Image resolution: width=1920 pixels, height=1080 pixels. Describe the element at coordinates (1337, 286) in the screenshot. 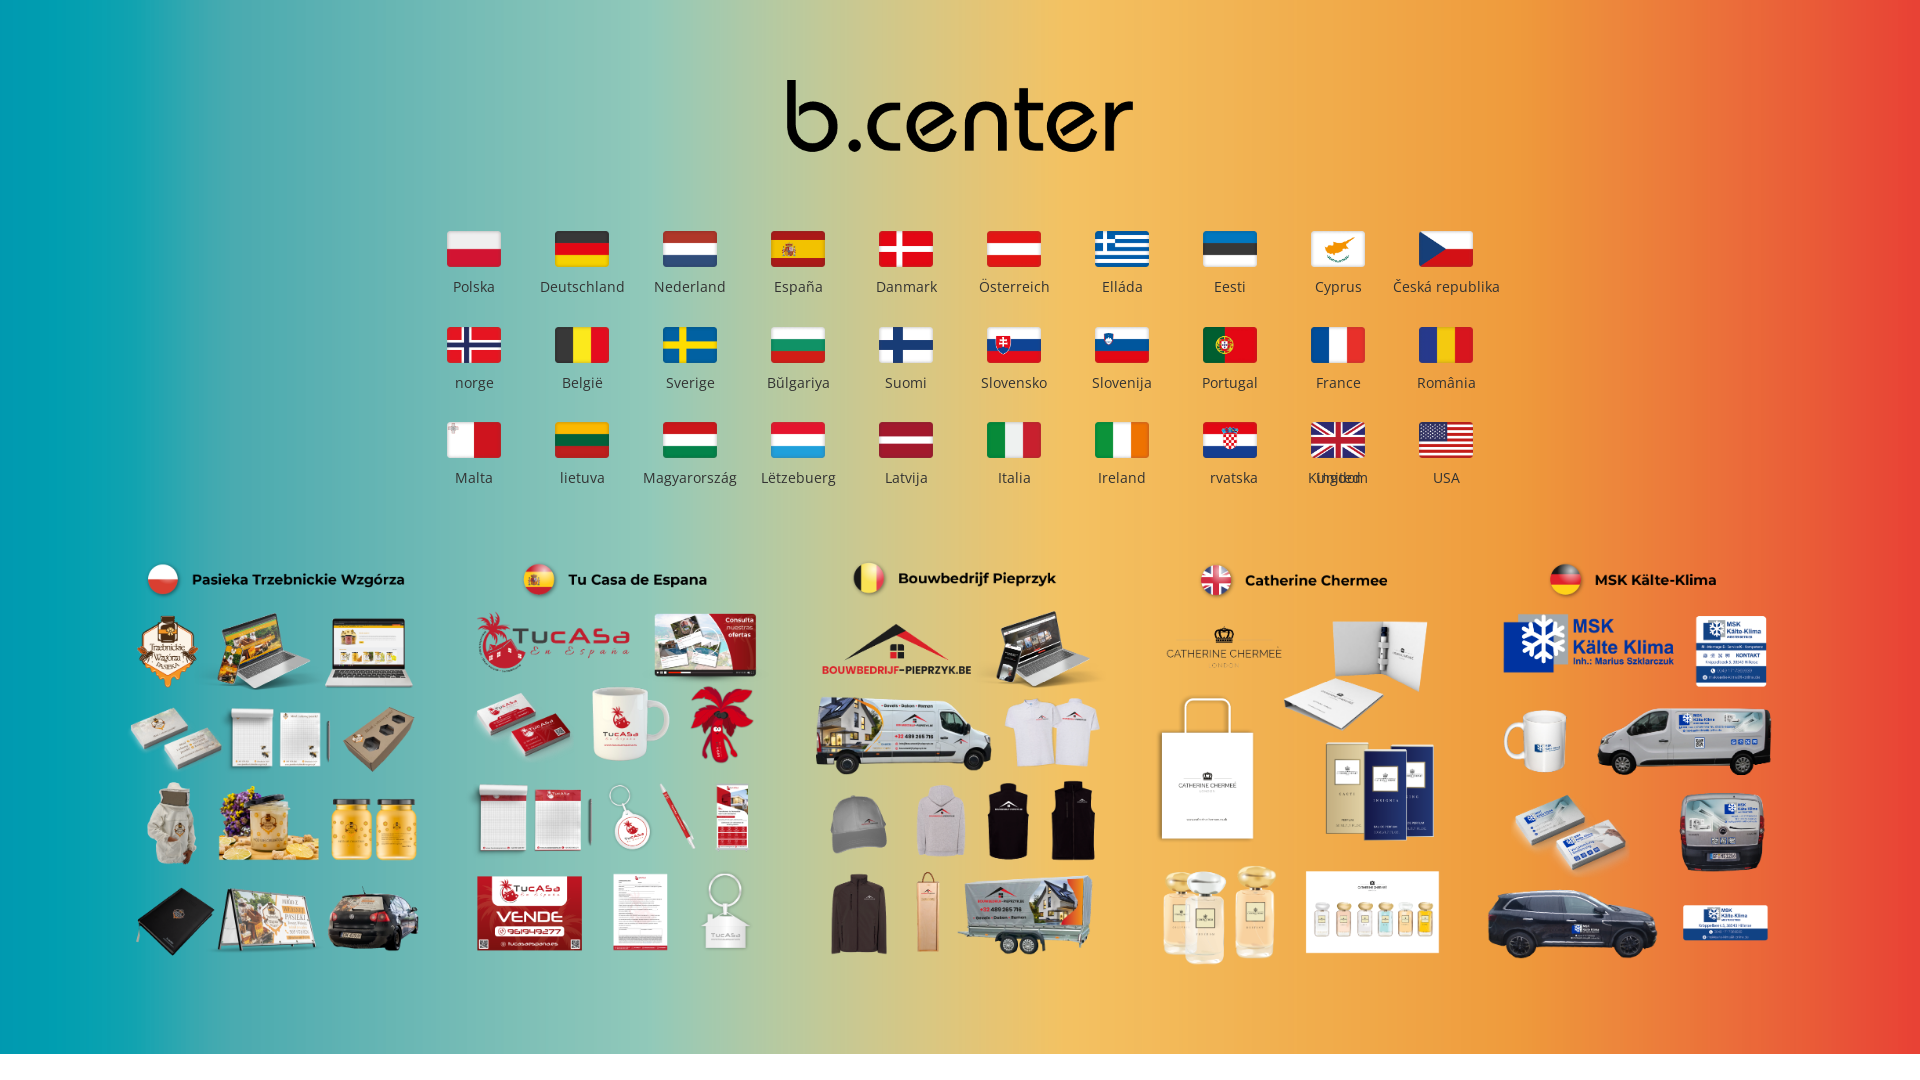

I see `'Cyprus'` at that location.